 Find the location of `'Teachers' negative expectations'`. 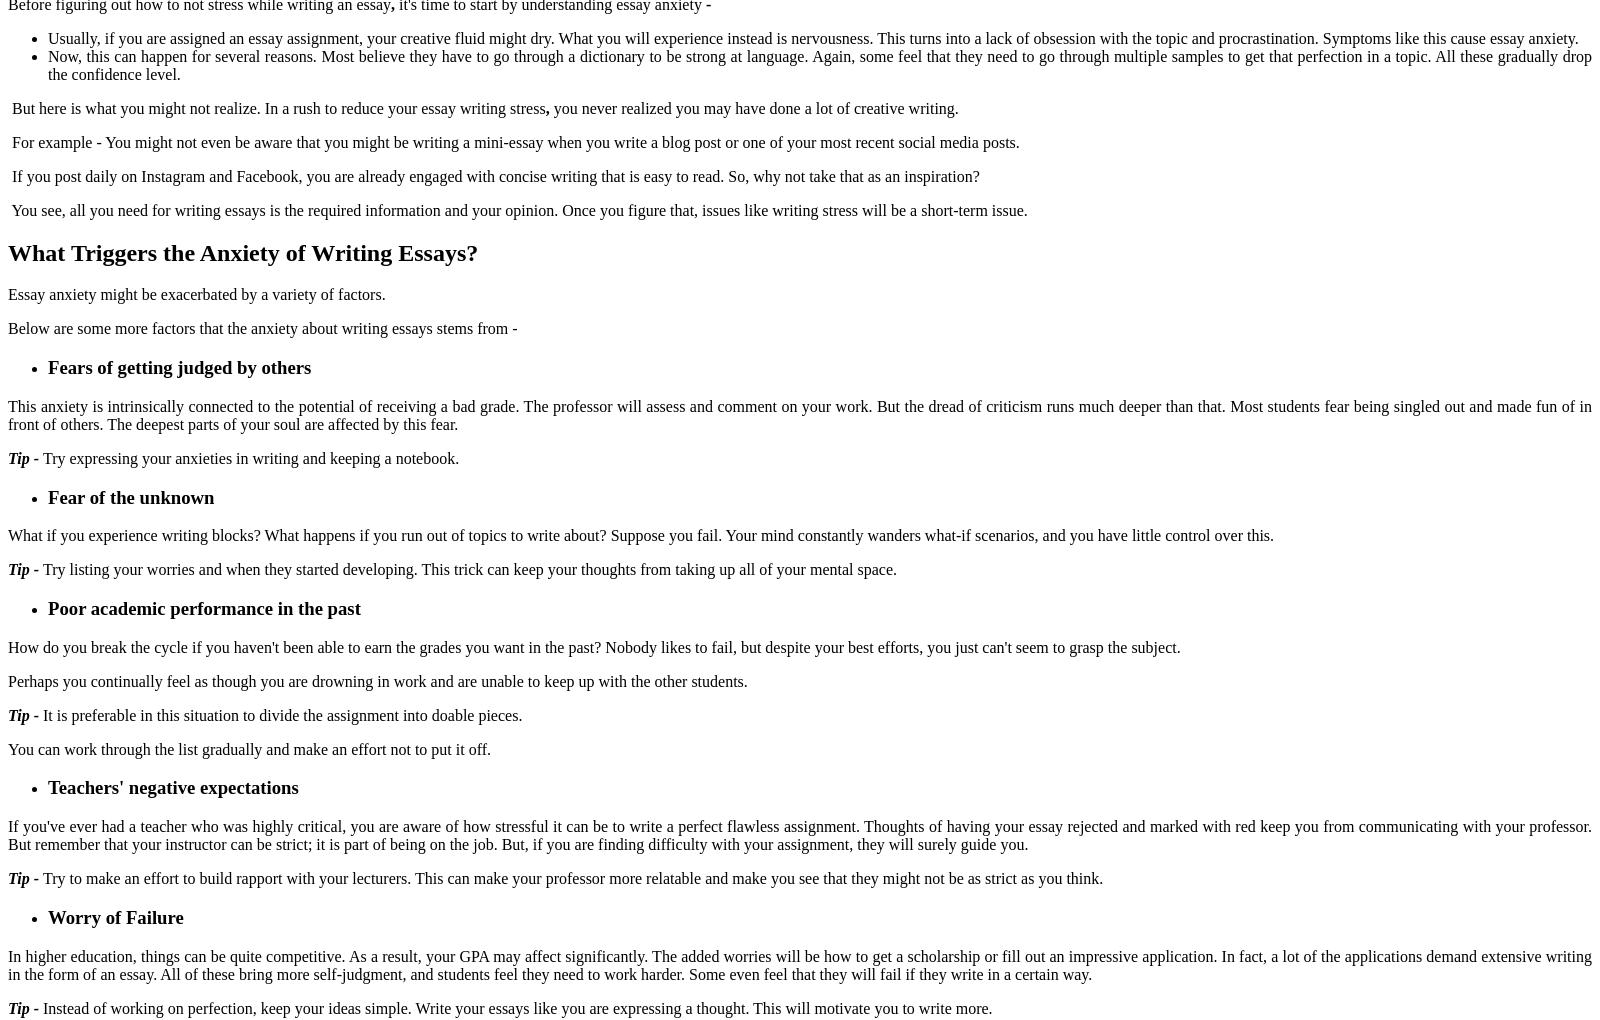

'Teachers' negative expectations' is located at coordinates (174, 786).